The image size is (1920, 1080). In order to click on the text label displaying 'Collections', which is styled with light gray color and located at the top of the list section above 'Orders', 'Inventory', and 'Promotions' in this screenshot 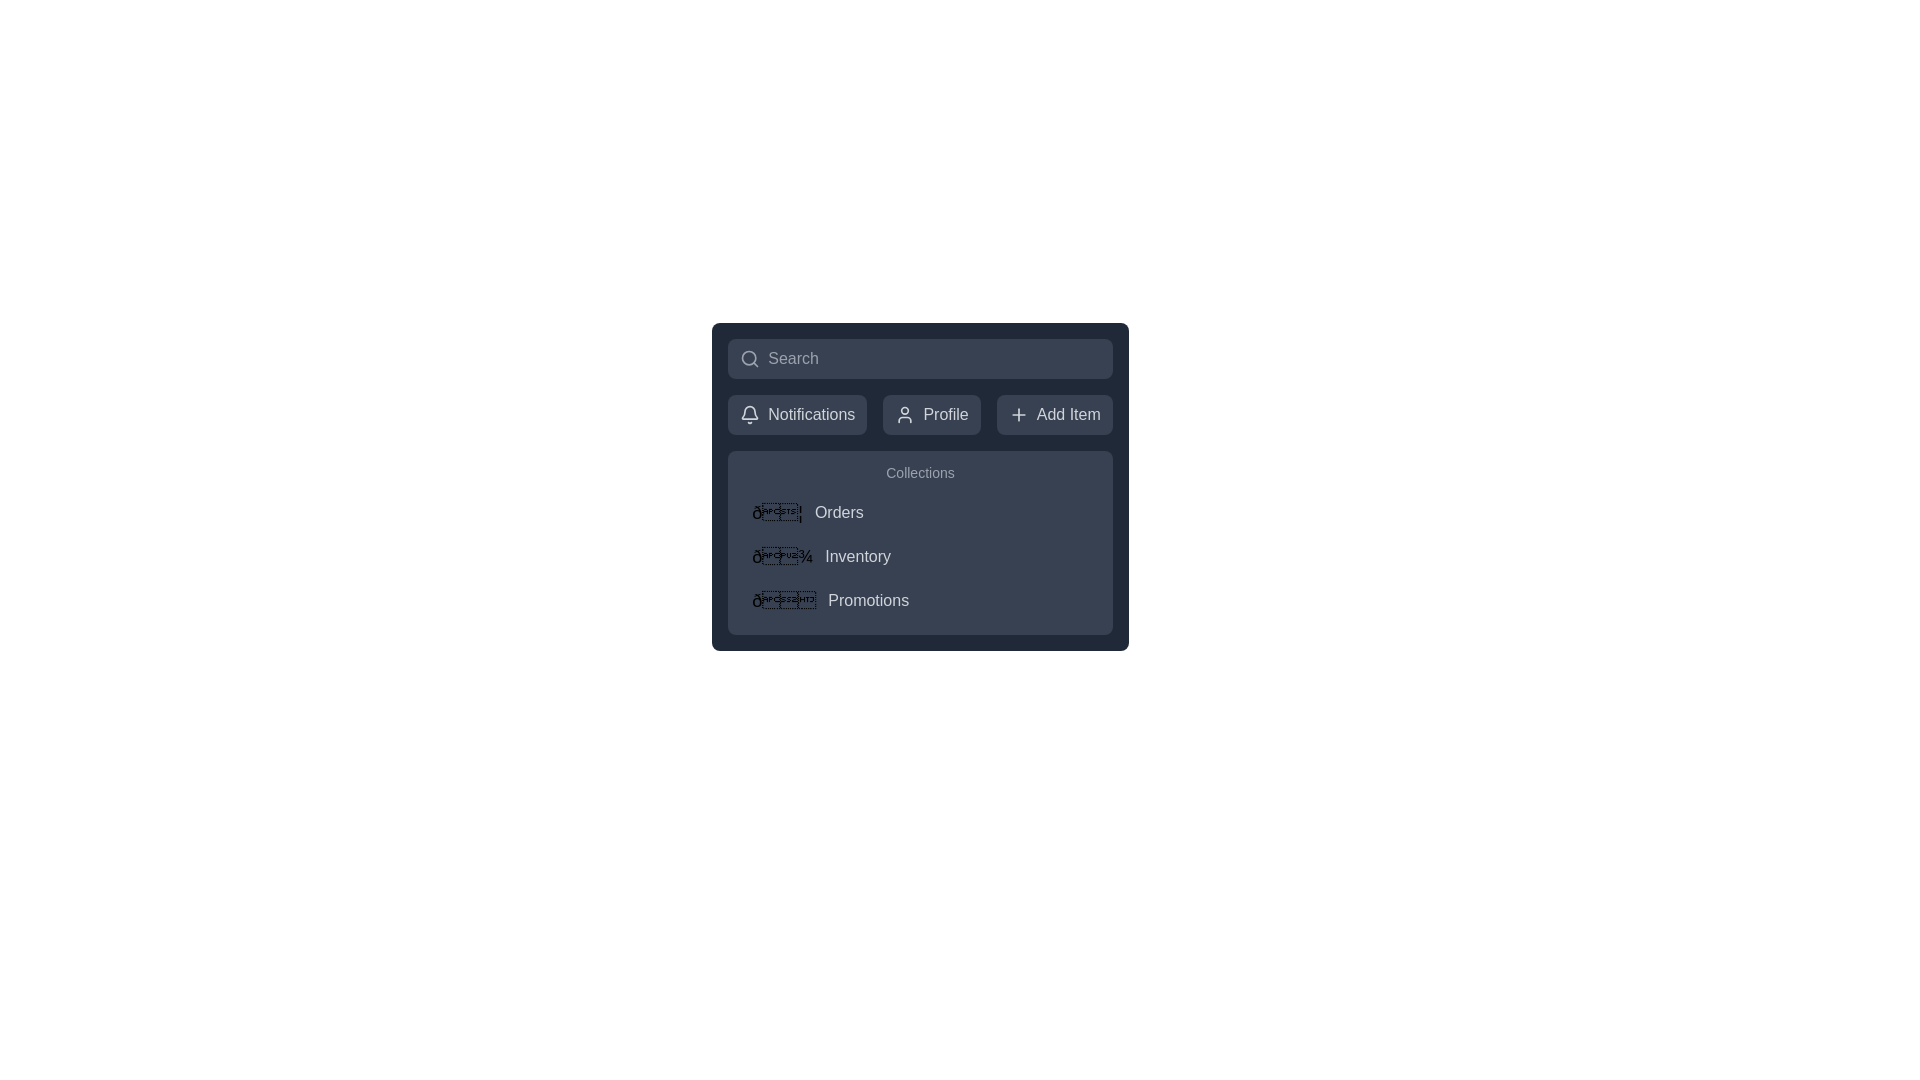, I will do `click(919, 473)`.